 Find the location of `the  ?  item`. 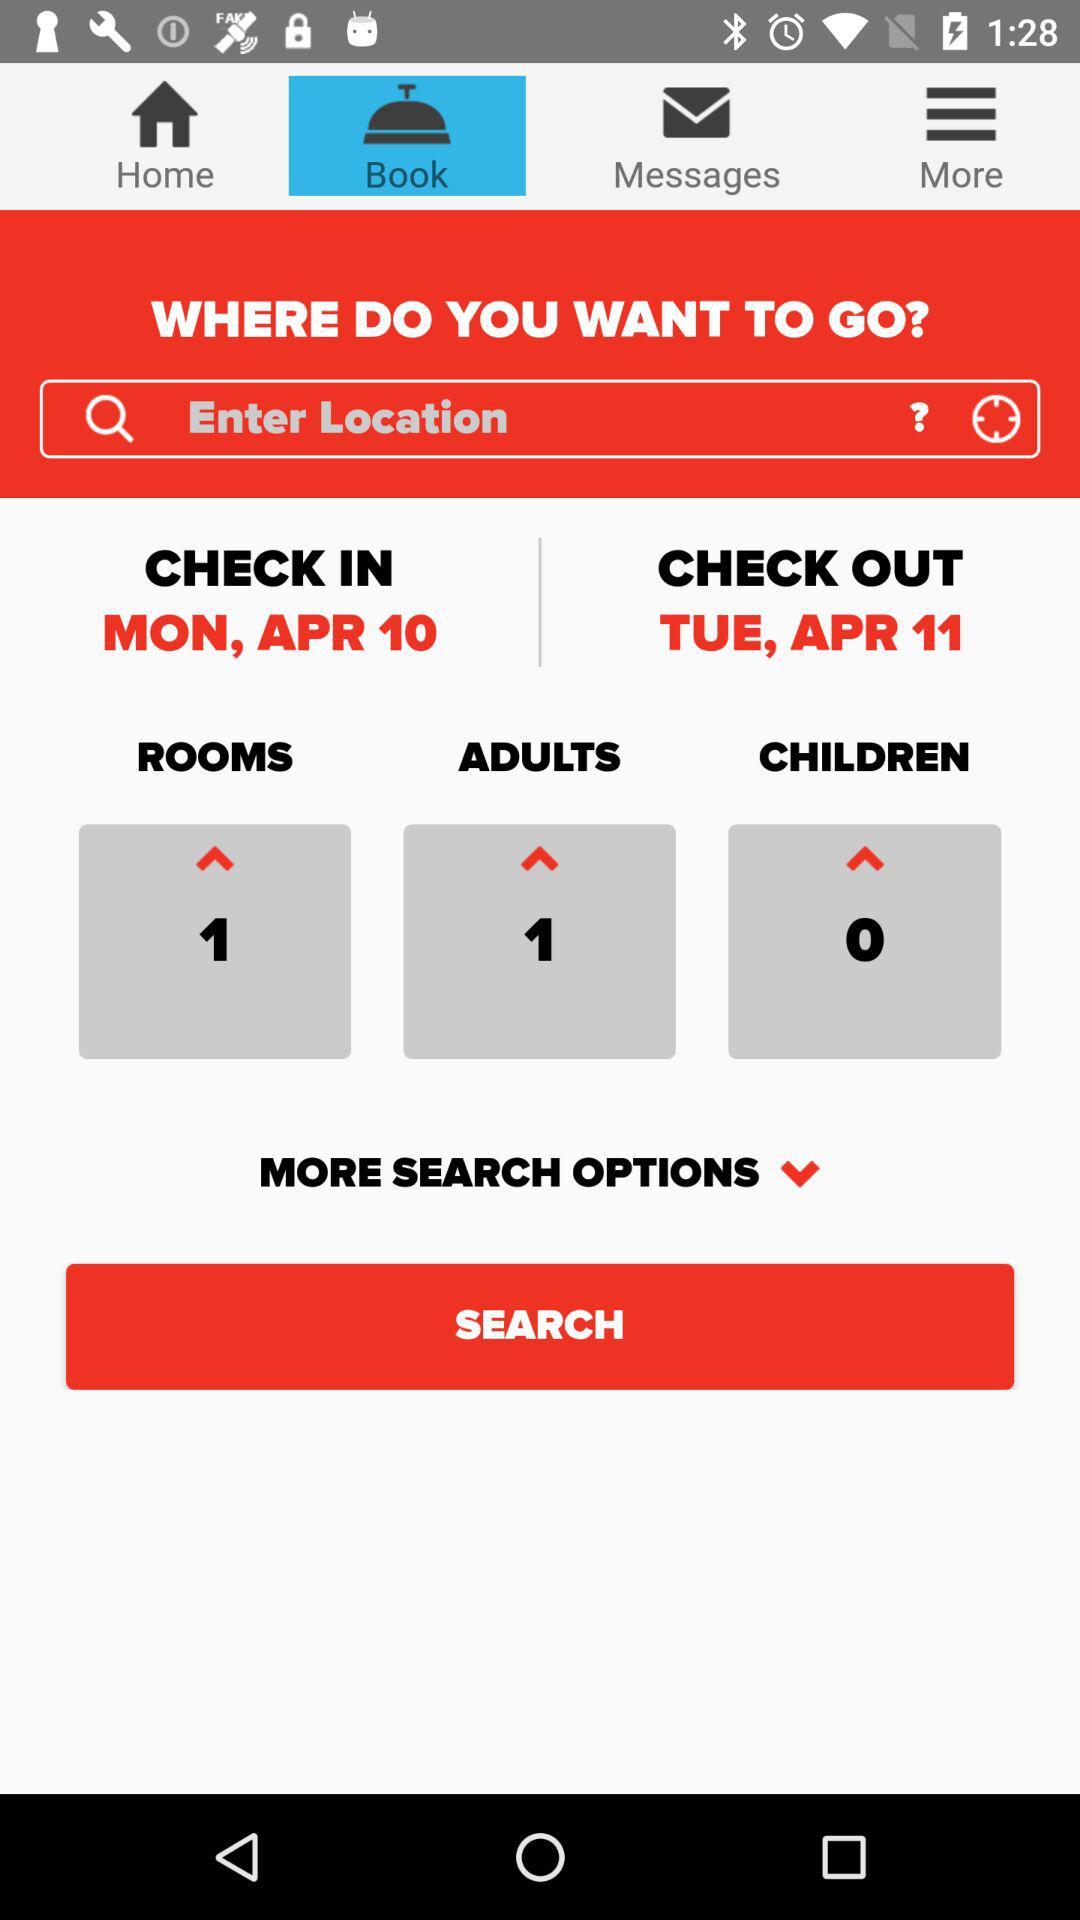

the  ?  item is located at coordinates (919, 417).